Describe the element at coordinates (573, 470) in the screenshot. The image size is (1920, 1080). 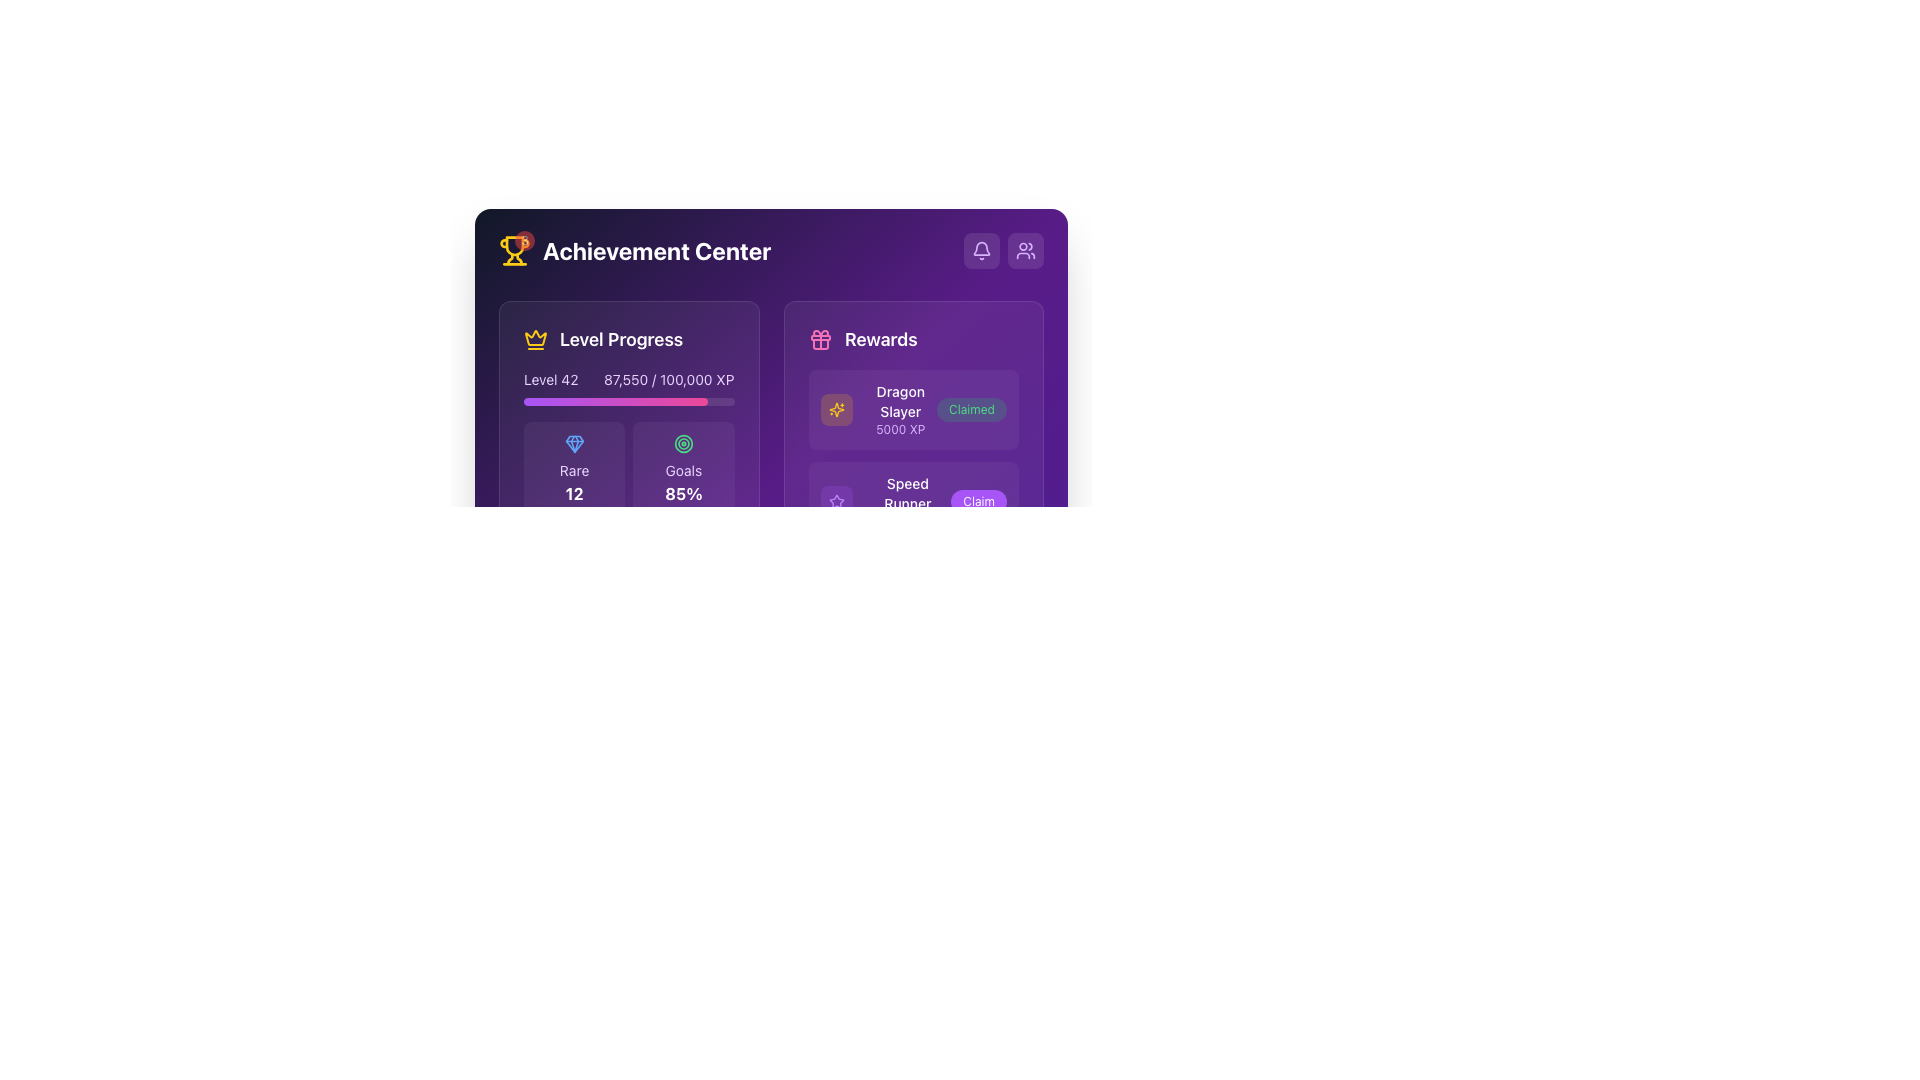
I see `'Rare' Informational card located in the 'Level Progress' section, which shows the count '12'` at that location.